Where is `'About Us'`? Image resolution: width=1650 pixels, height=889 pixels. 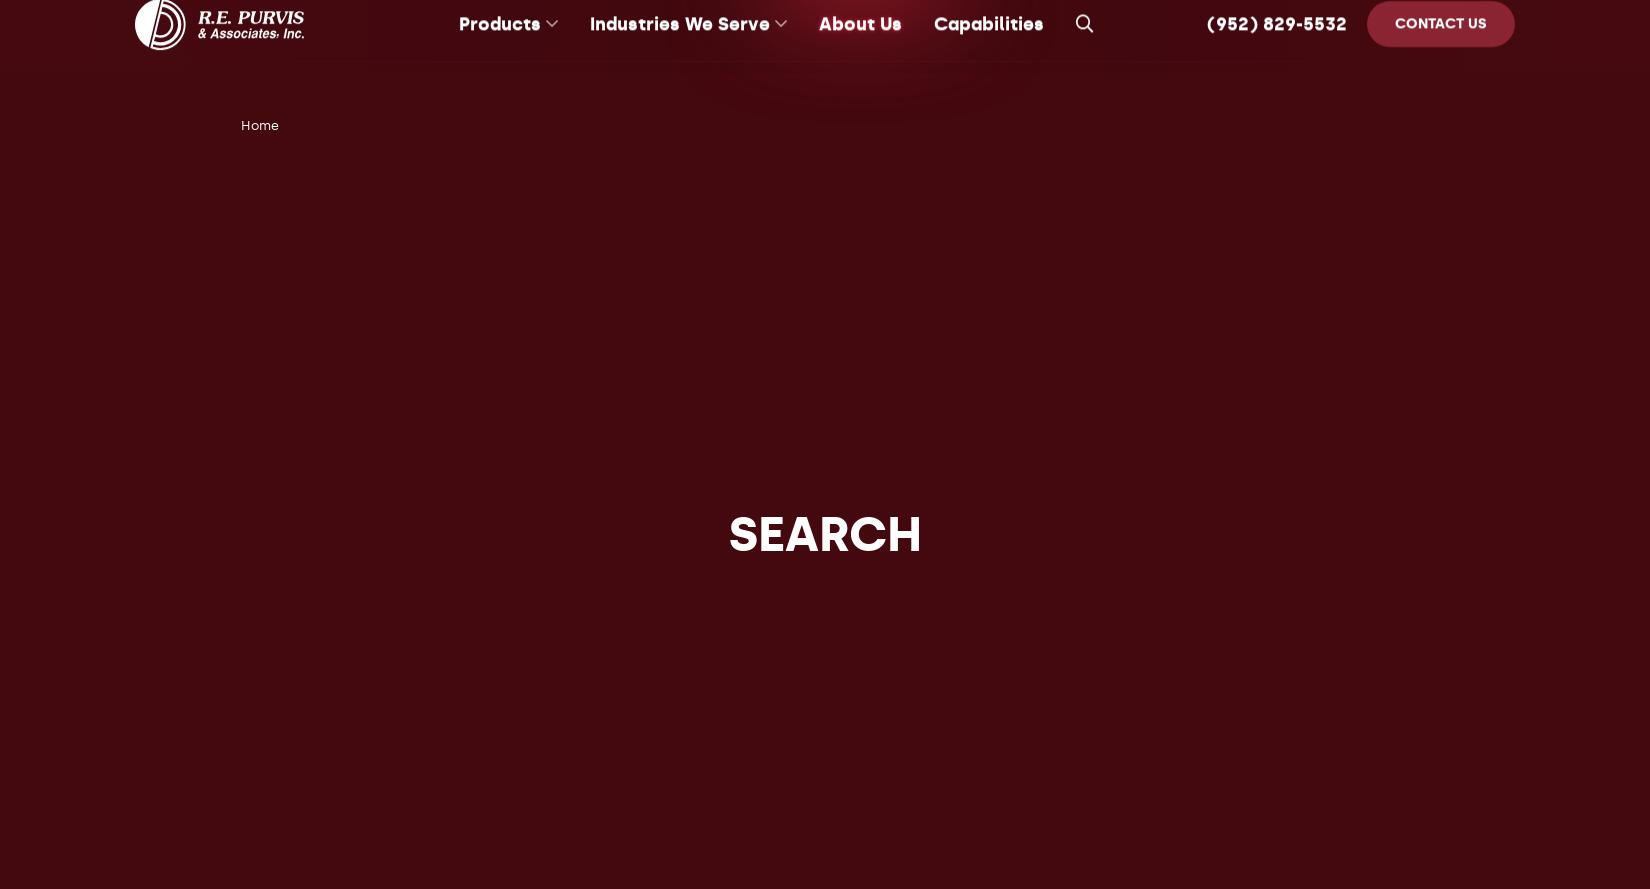
'About Us' is located at coordinates (859, 48).